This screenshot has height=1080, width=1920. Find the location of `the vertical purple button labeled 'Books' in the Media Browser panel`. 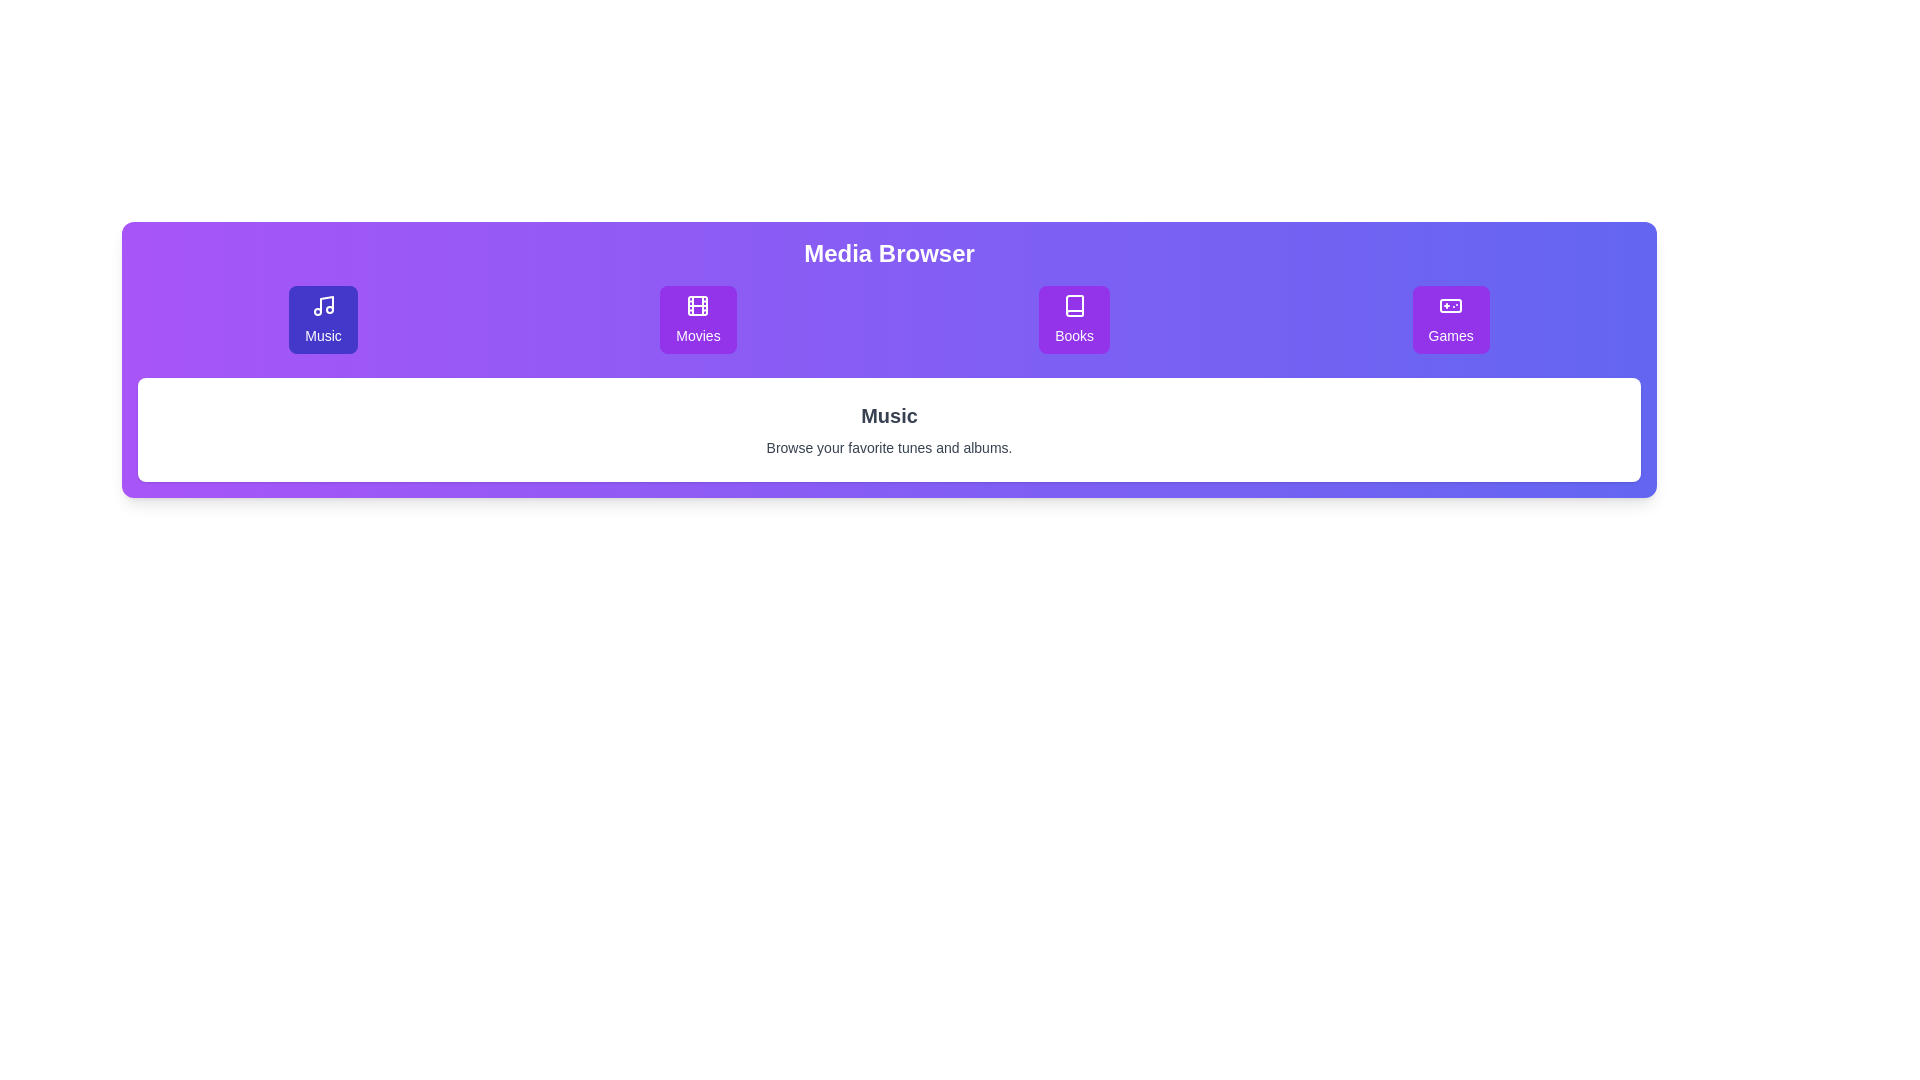

the vertical purple button labeled 'Books' in the Media Browser panel is located at coordinates (1073, 319).